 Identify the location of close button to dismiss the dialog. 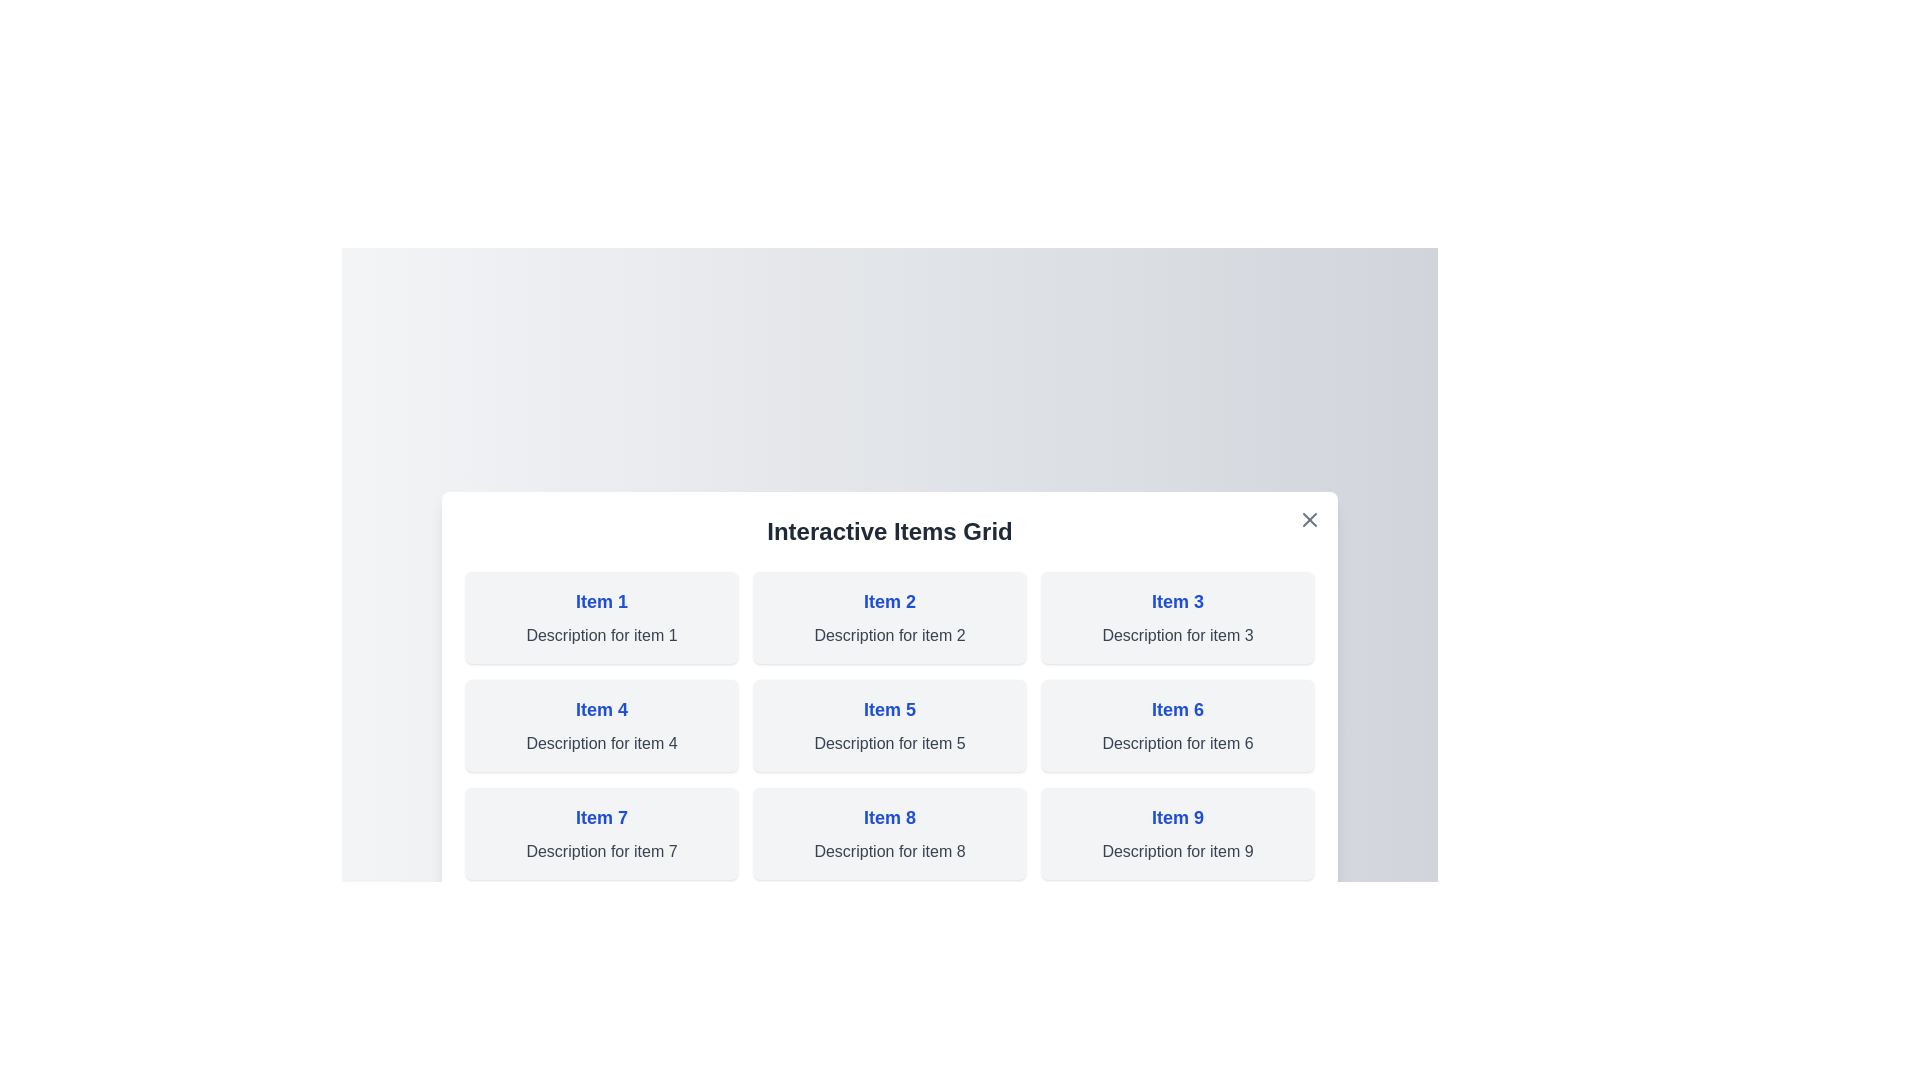
(1310, 518).